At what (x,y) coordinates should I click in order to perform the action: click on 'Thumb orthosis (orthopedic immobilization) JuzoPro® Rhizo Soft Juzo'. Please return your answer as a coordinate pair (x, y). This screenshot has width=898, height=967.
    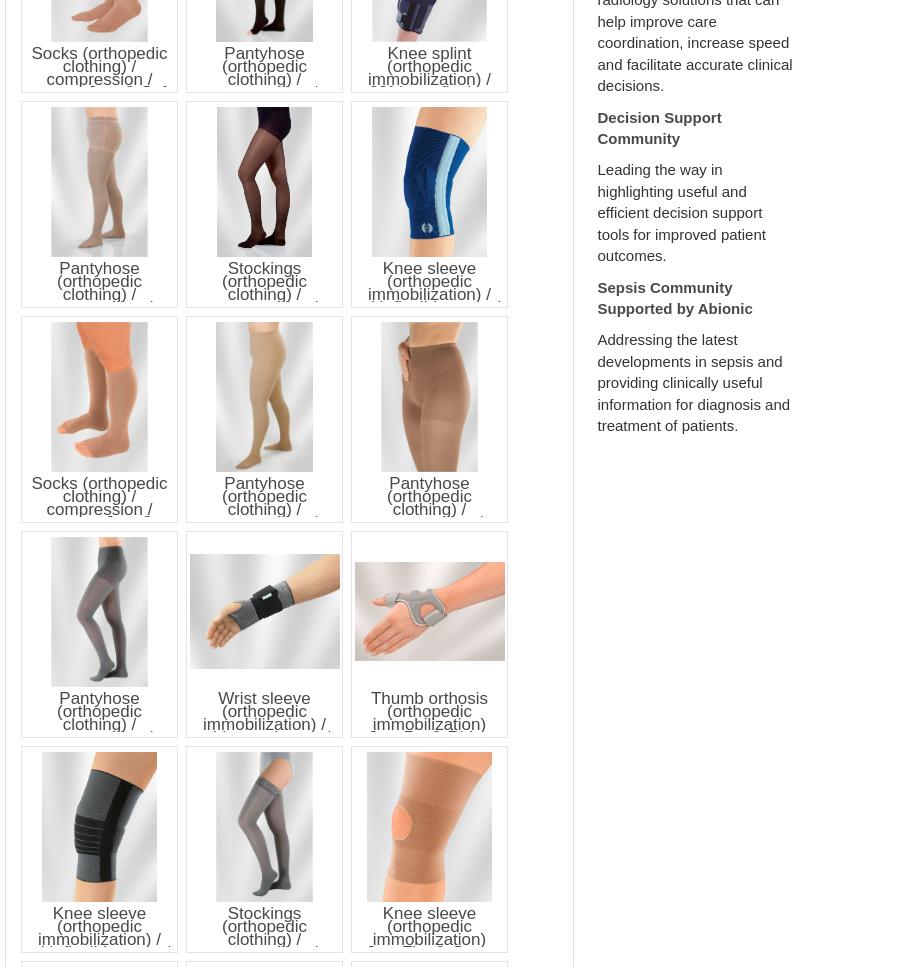
    Looking at the image, I should click on (428, 722).